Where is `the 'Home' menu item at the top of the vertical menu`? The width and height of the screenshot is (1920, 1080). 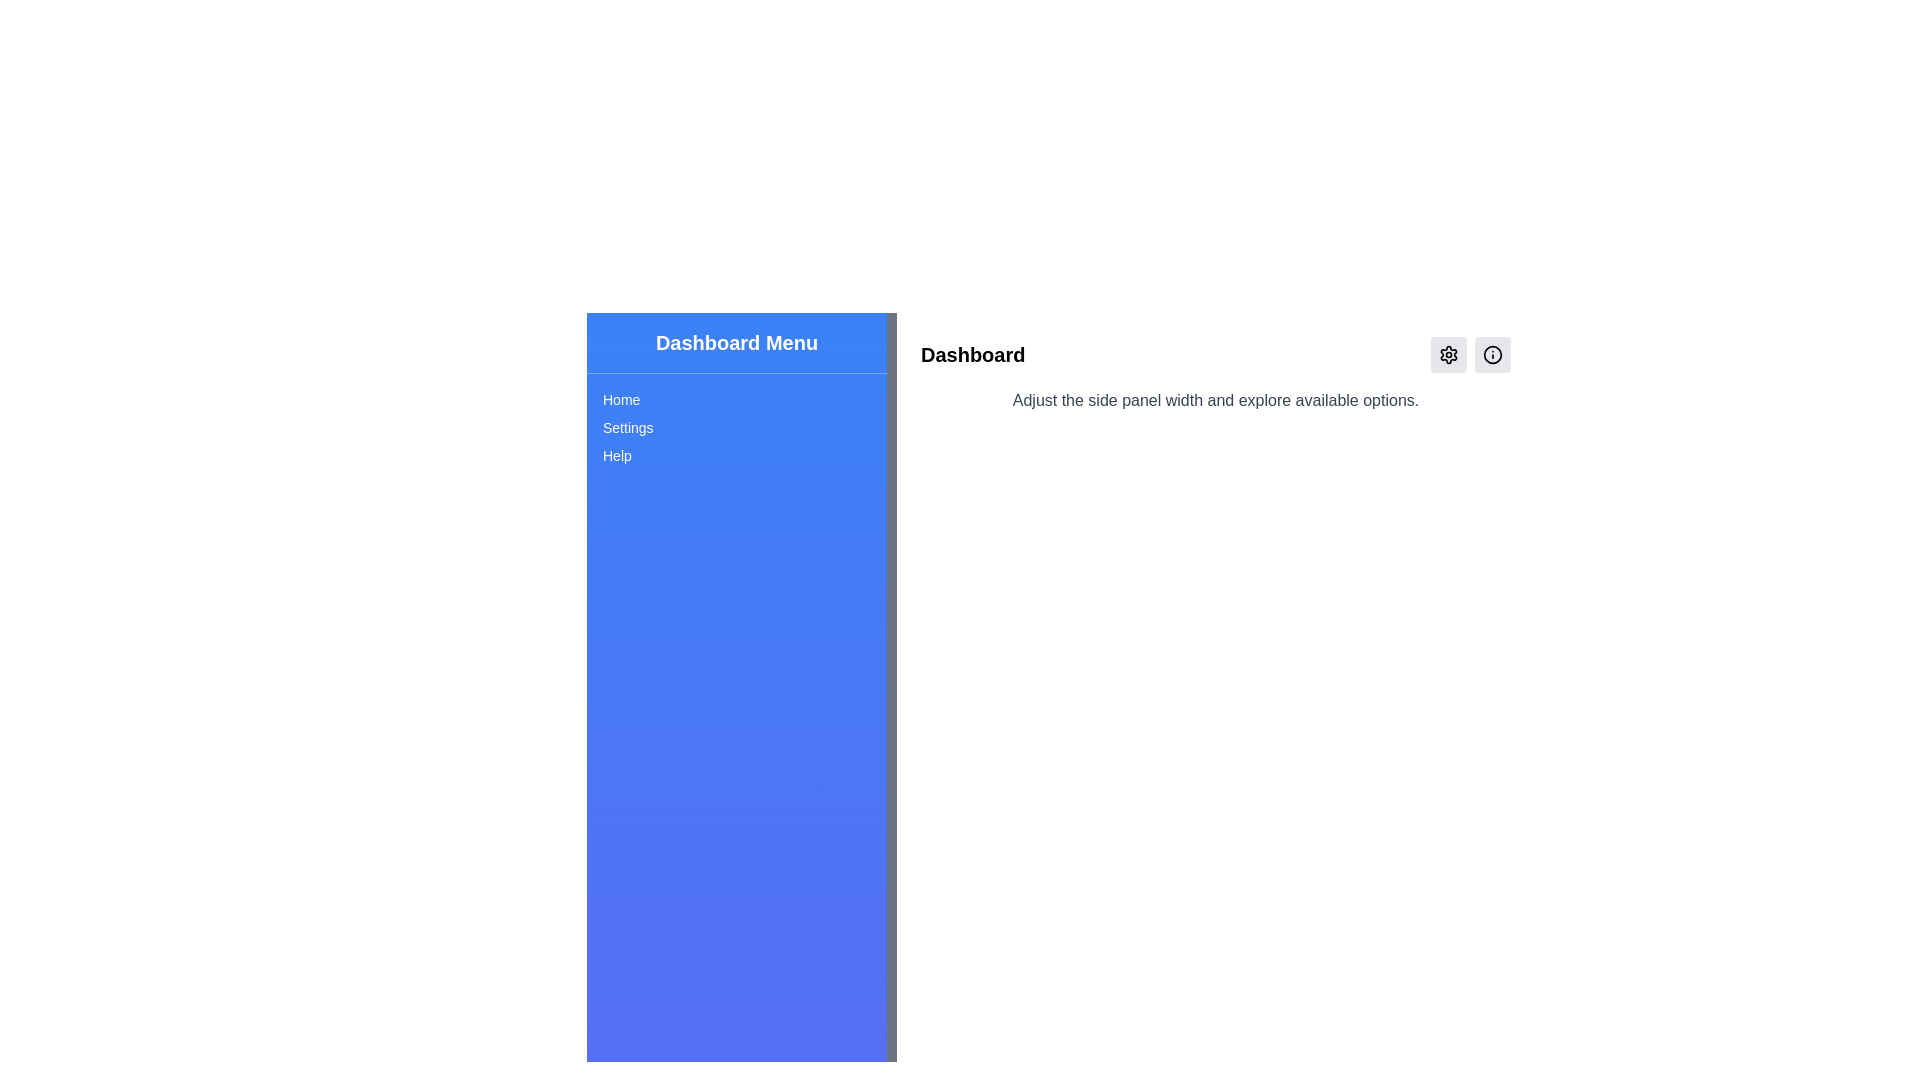 the 'Home' menu item at the top of the vertical menu is located at coordinates (736, 400).